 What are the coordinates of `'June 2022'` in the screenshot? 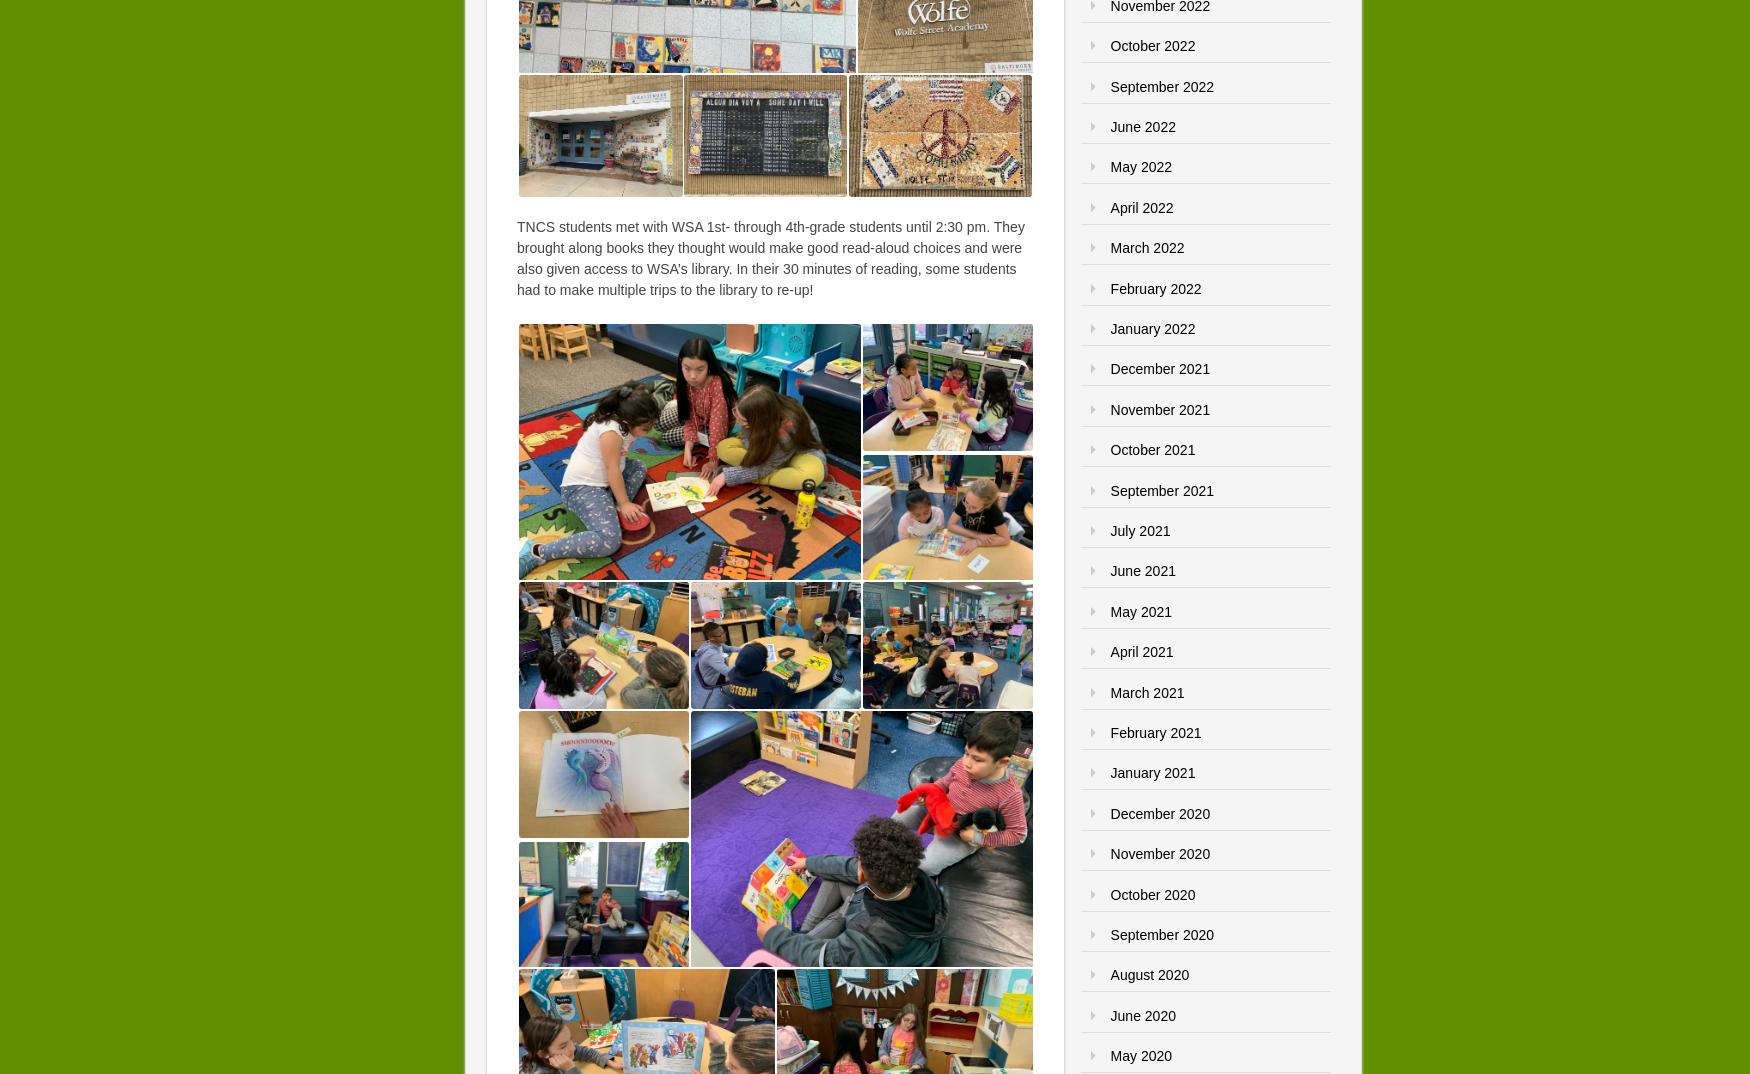 It's located at (1141, 125).